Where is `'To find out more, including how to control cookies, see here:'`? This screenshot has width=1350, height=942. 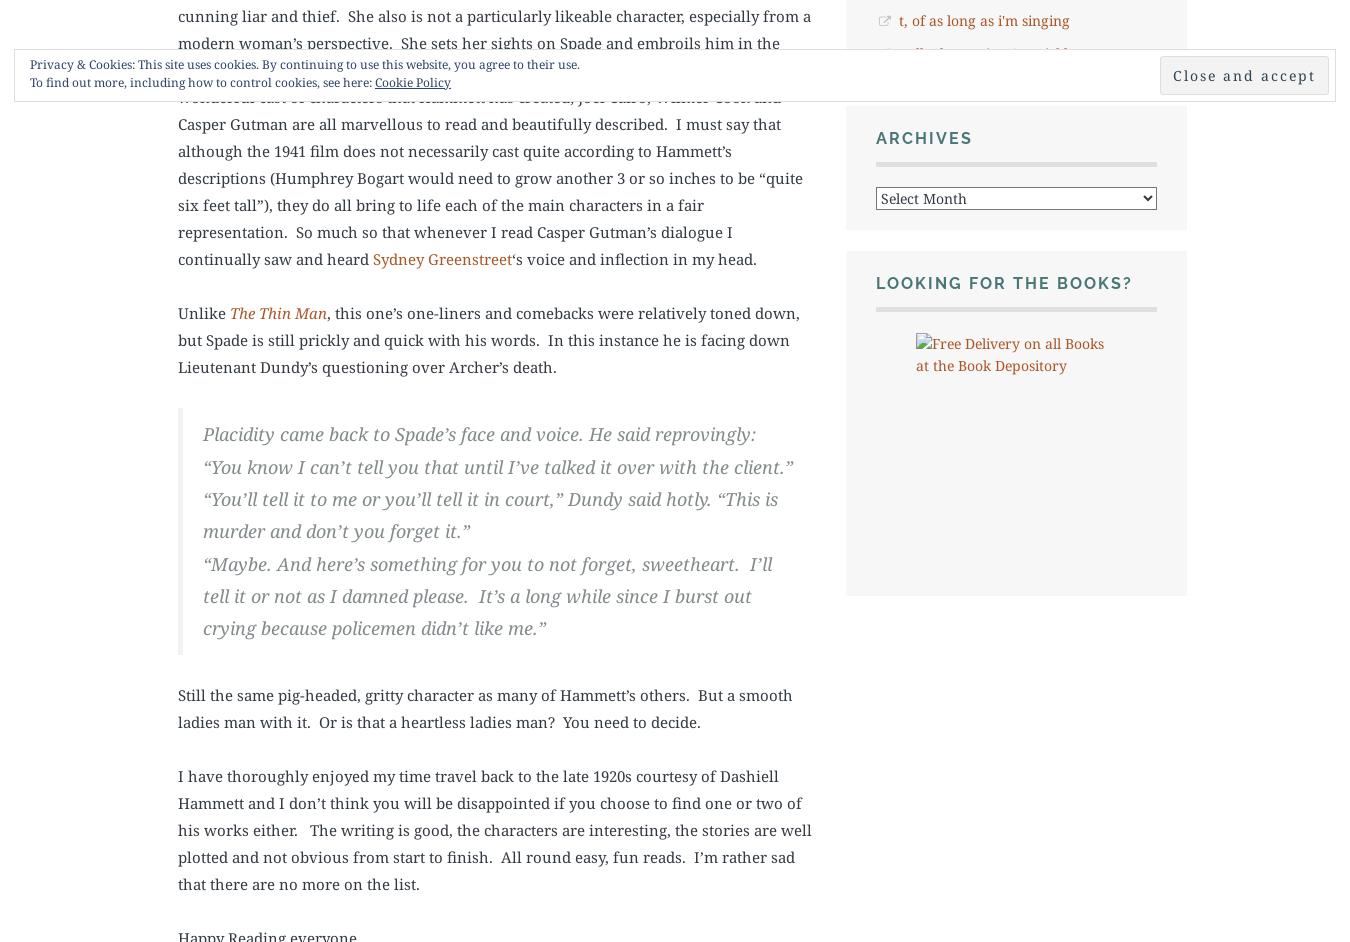 'To find out more, including how to control cookies, see here:' is located at coordinates (202, 81).